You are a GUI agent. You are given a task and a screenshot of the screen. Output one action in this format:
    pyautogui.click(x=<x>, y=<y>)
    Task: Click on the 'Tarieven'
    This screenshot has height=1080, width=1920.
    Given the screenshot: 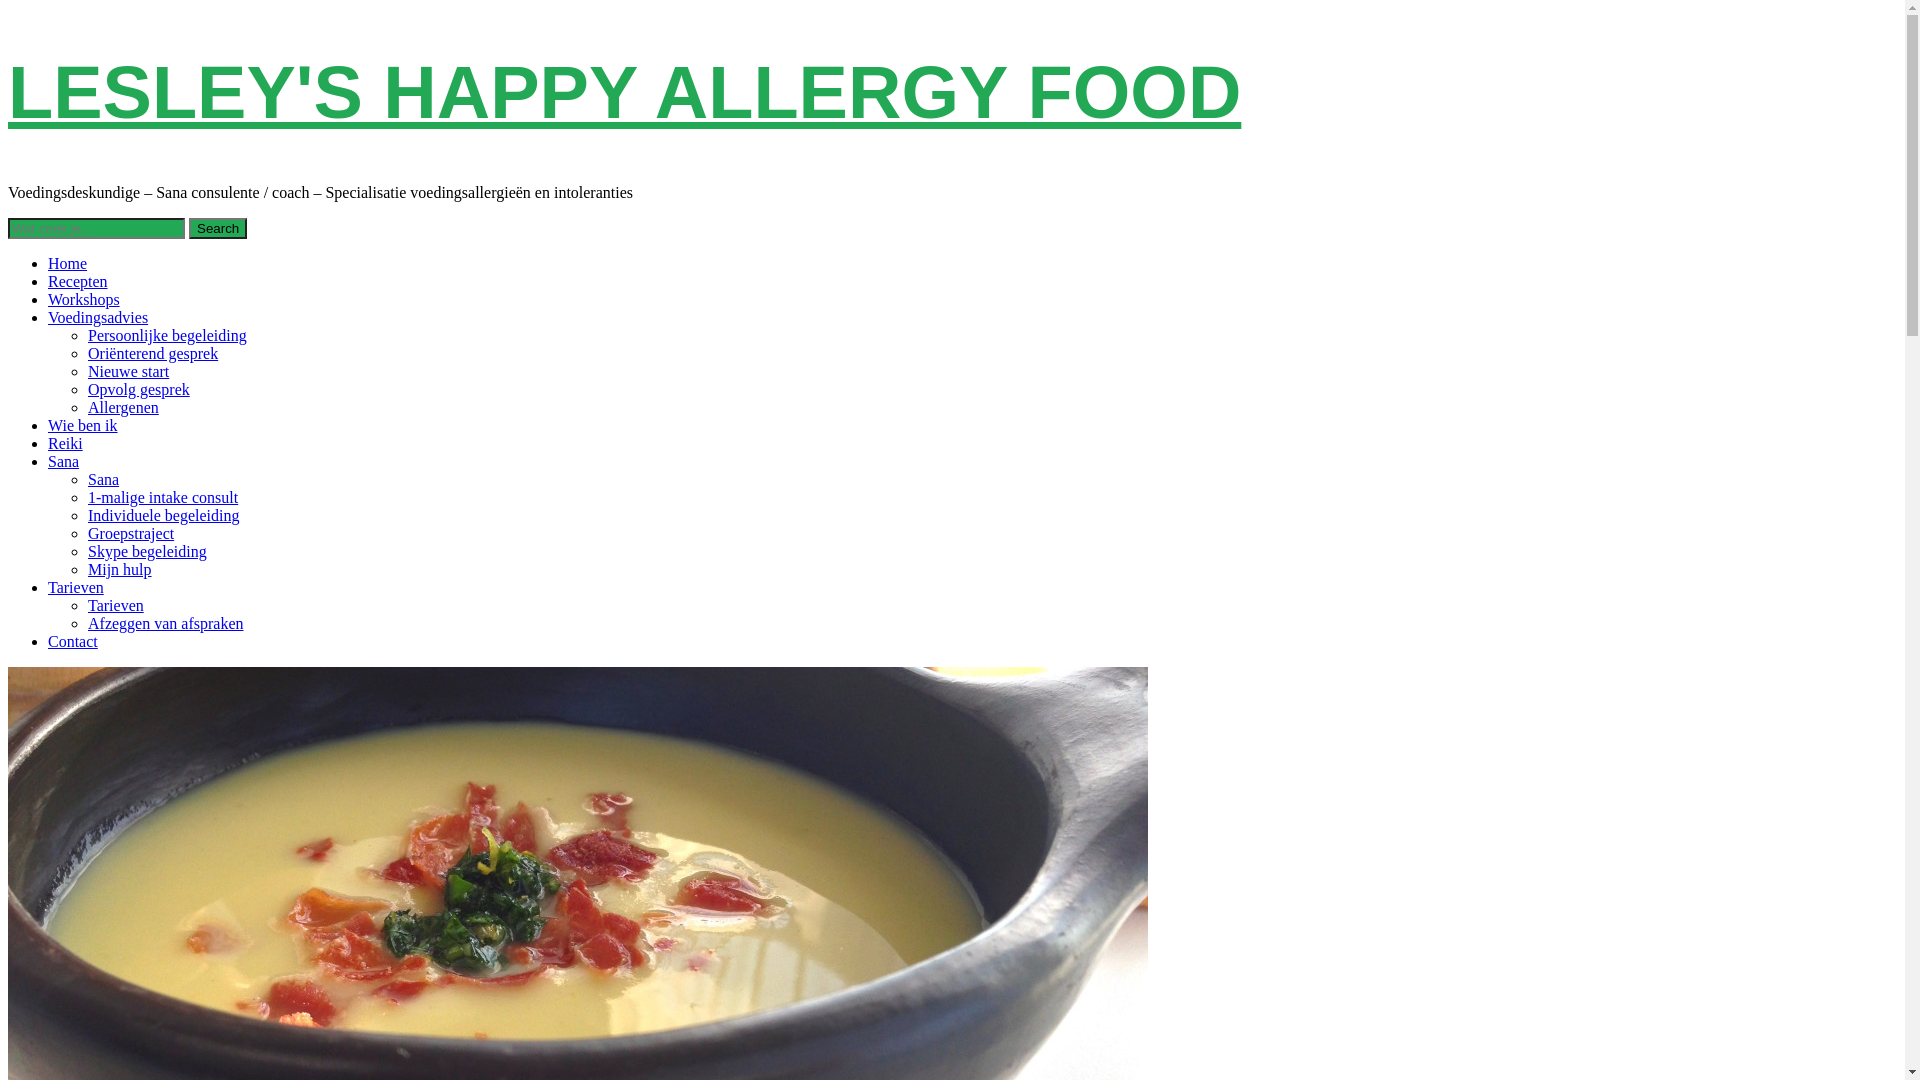 What is the action you would take?
    pyautogui.click(x=48, y=586)
    